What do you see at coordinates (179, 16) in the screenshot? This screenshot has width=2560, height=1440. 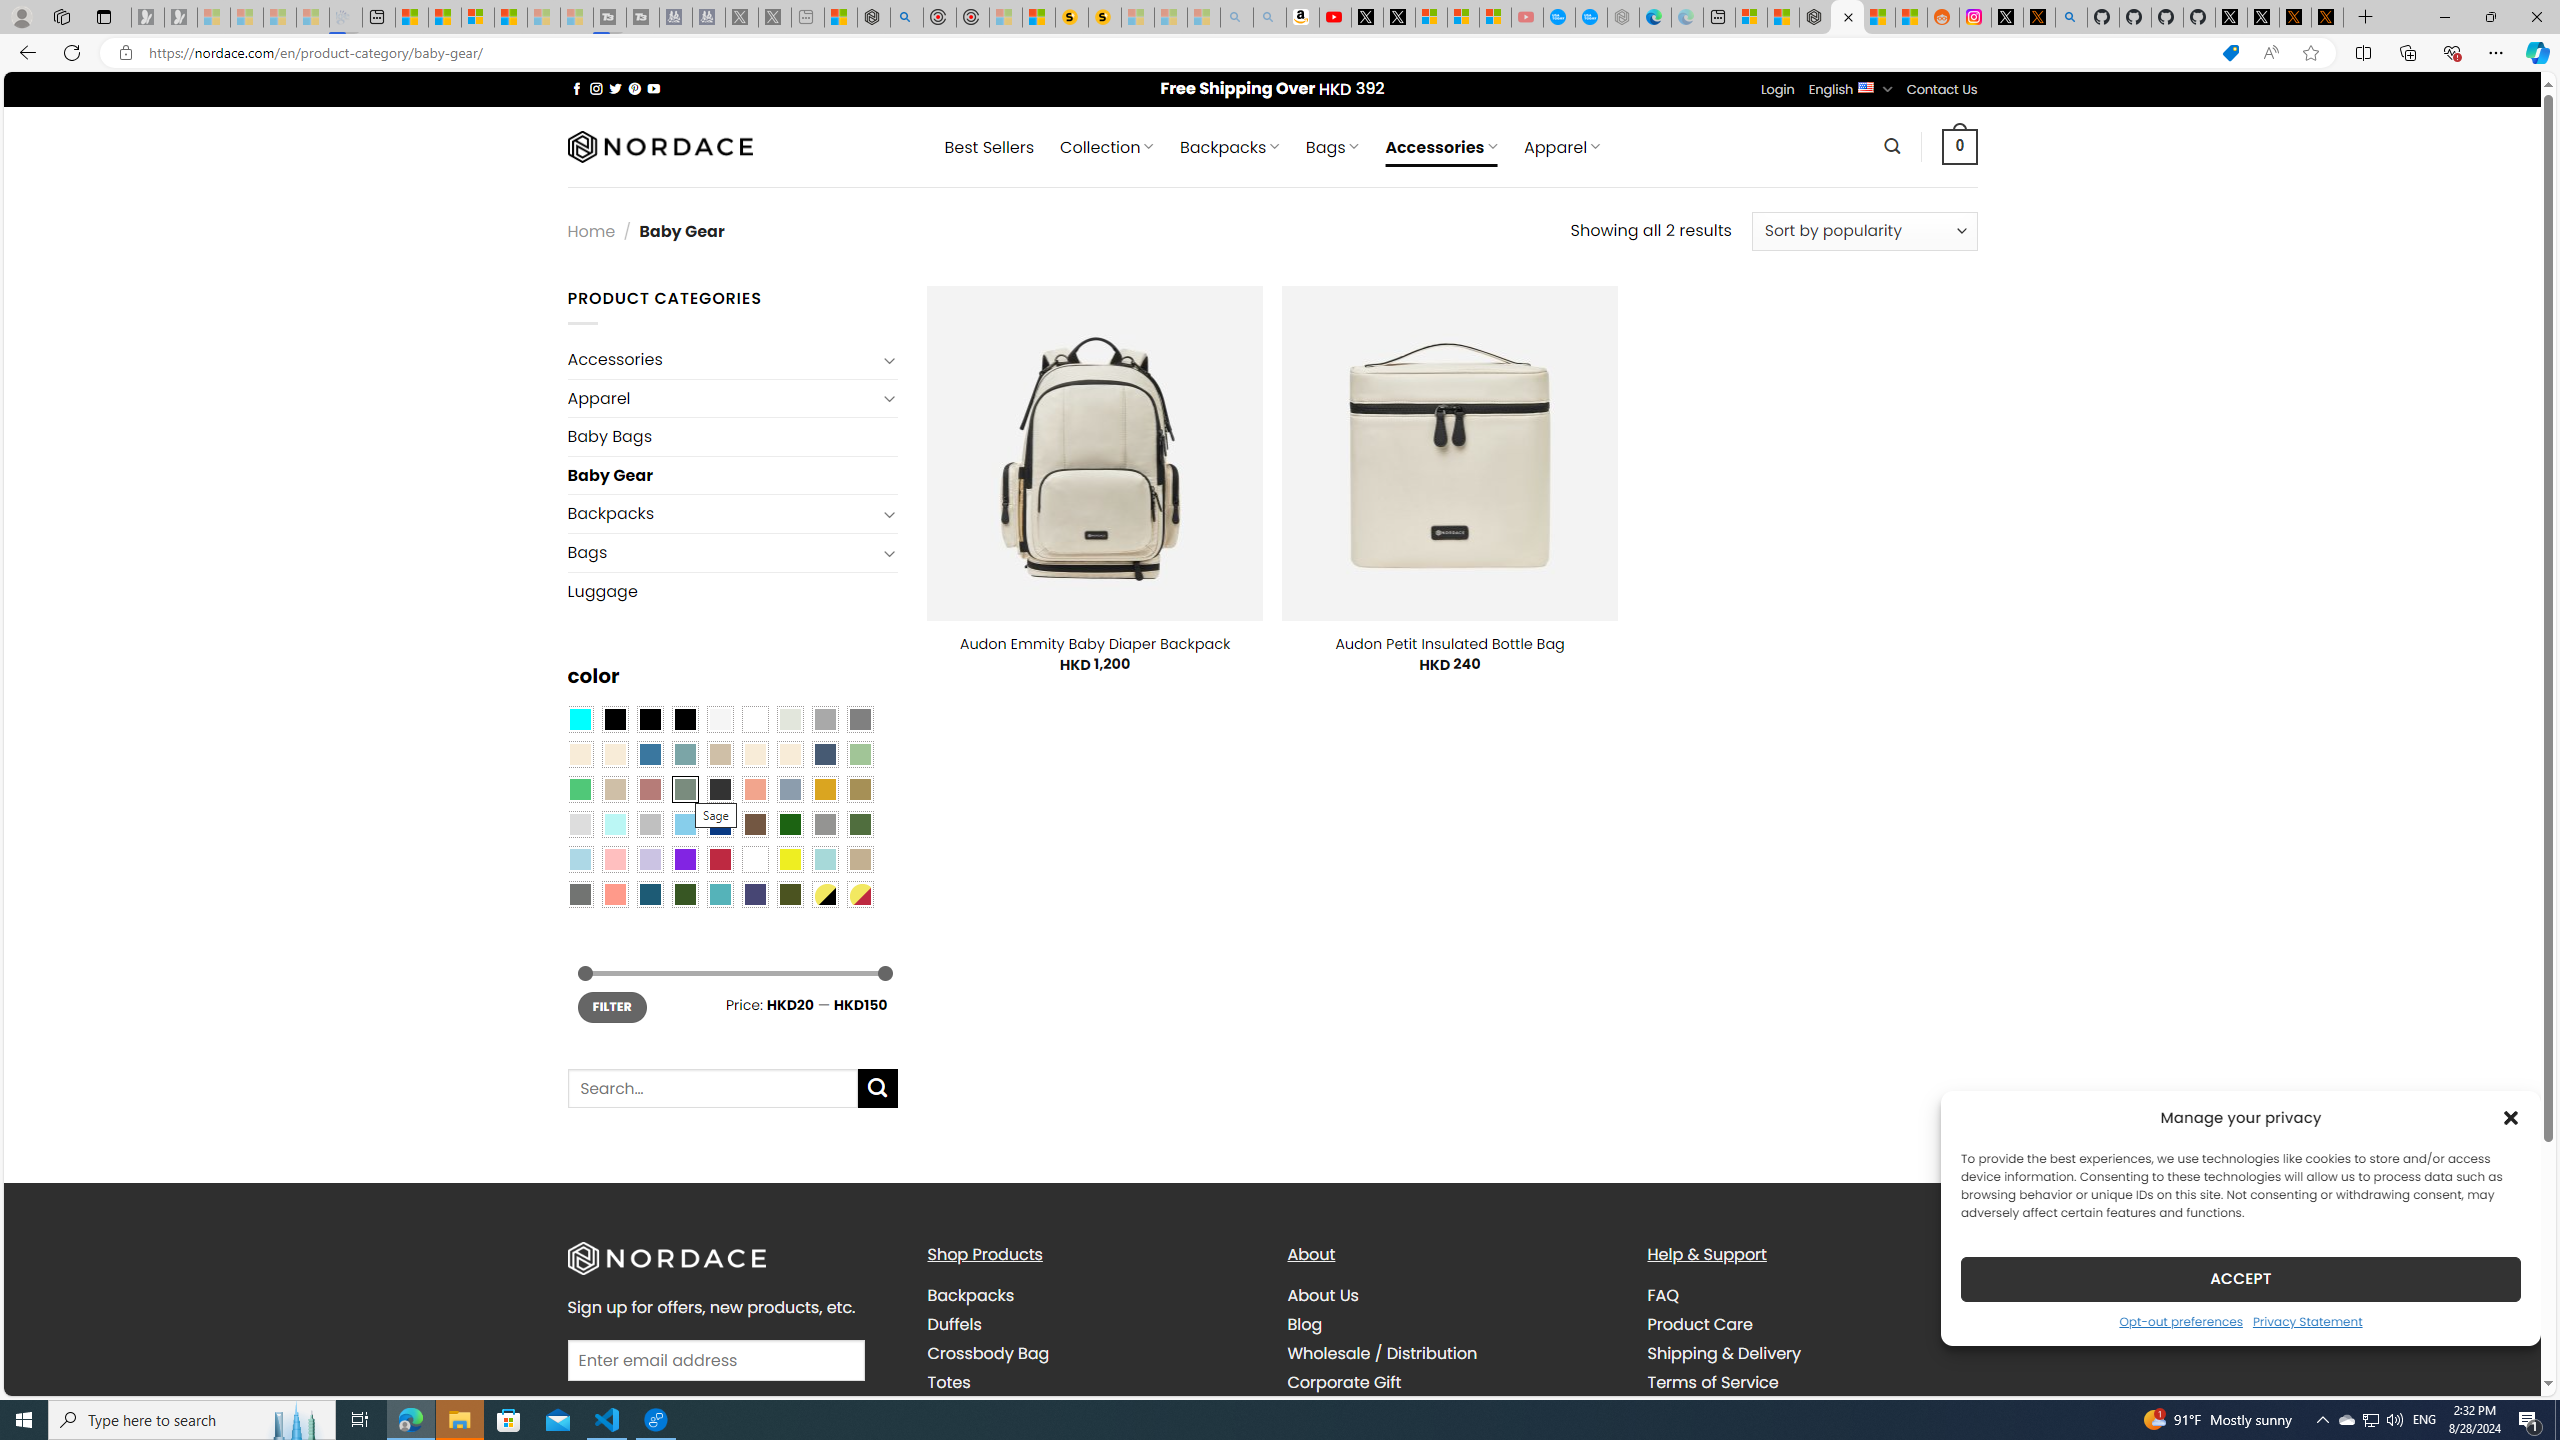 I see `'Newsletter Sign Up - Sleeping'` at bounding box center [179, 16].